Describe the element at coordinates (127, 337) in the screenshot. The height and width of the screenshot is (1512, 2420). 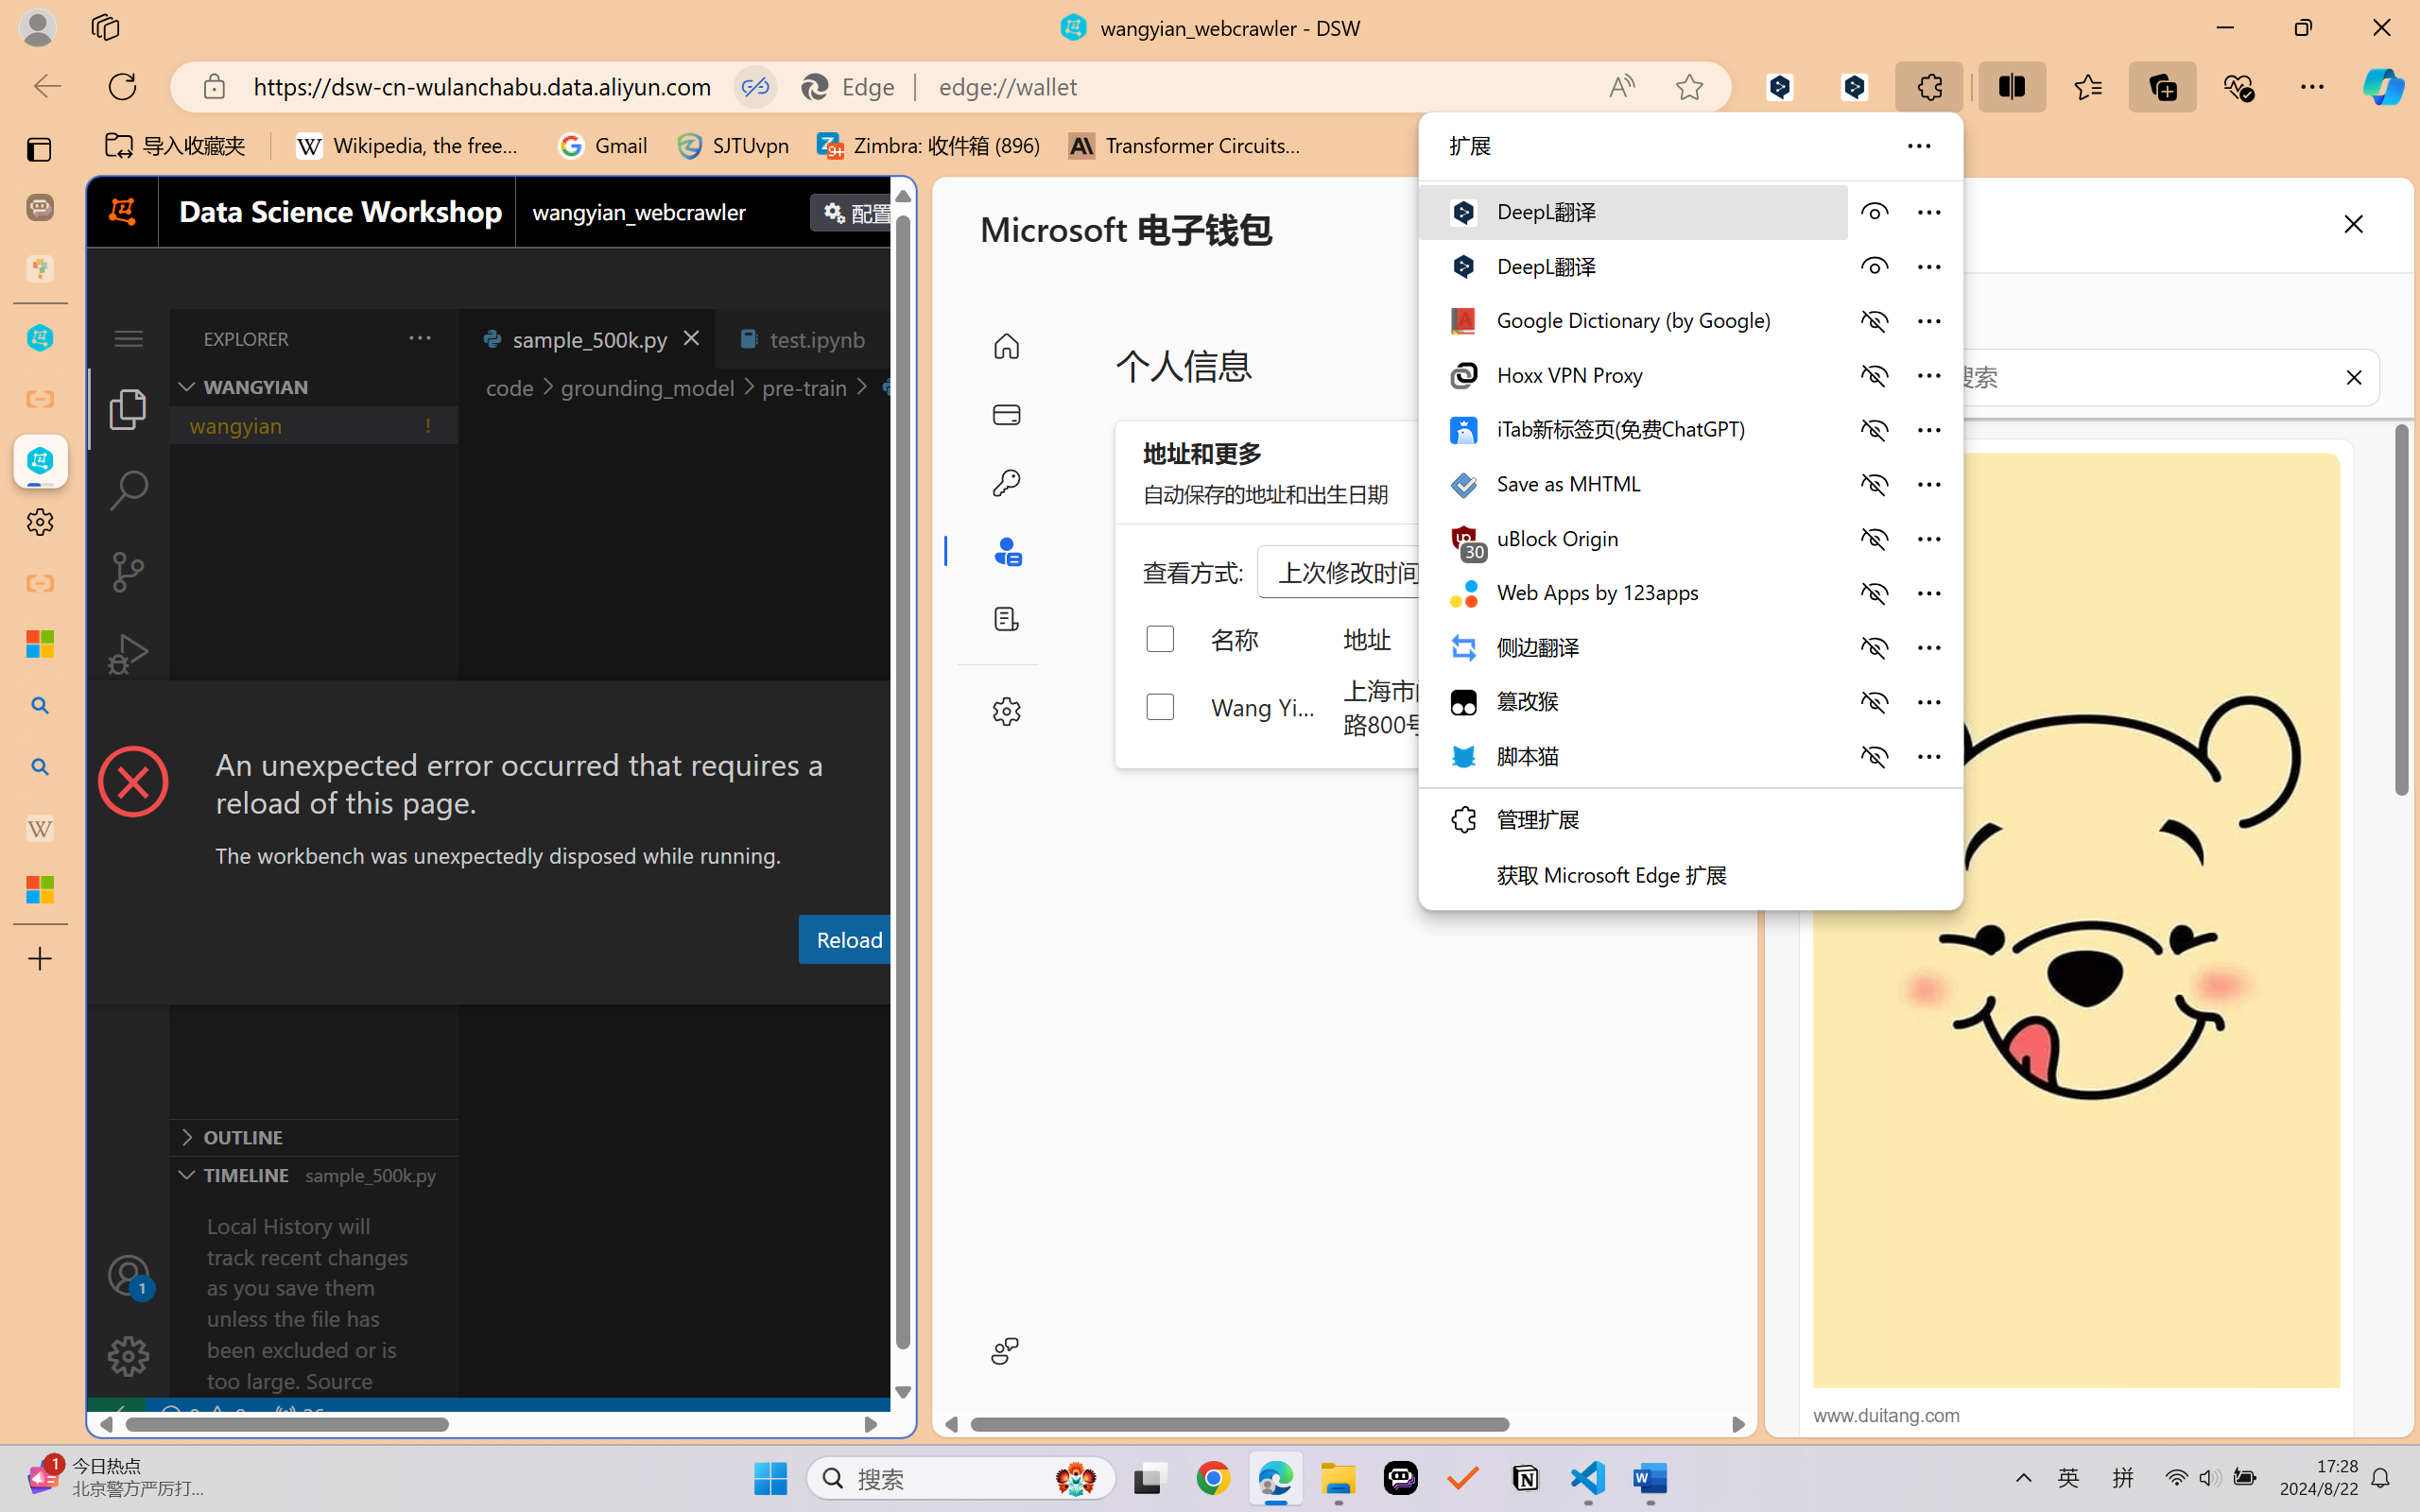
I see `'Class: menubar compact overflow-menu-only'` at that location.